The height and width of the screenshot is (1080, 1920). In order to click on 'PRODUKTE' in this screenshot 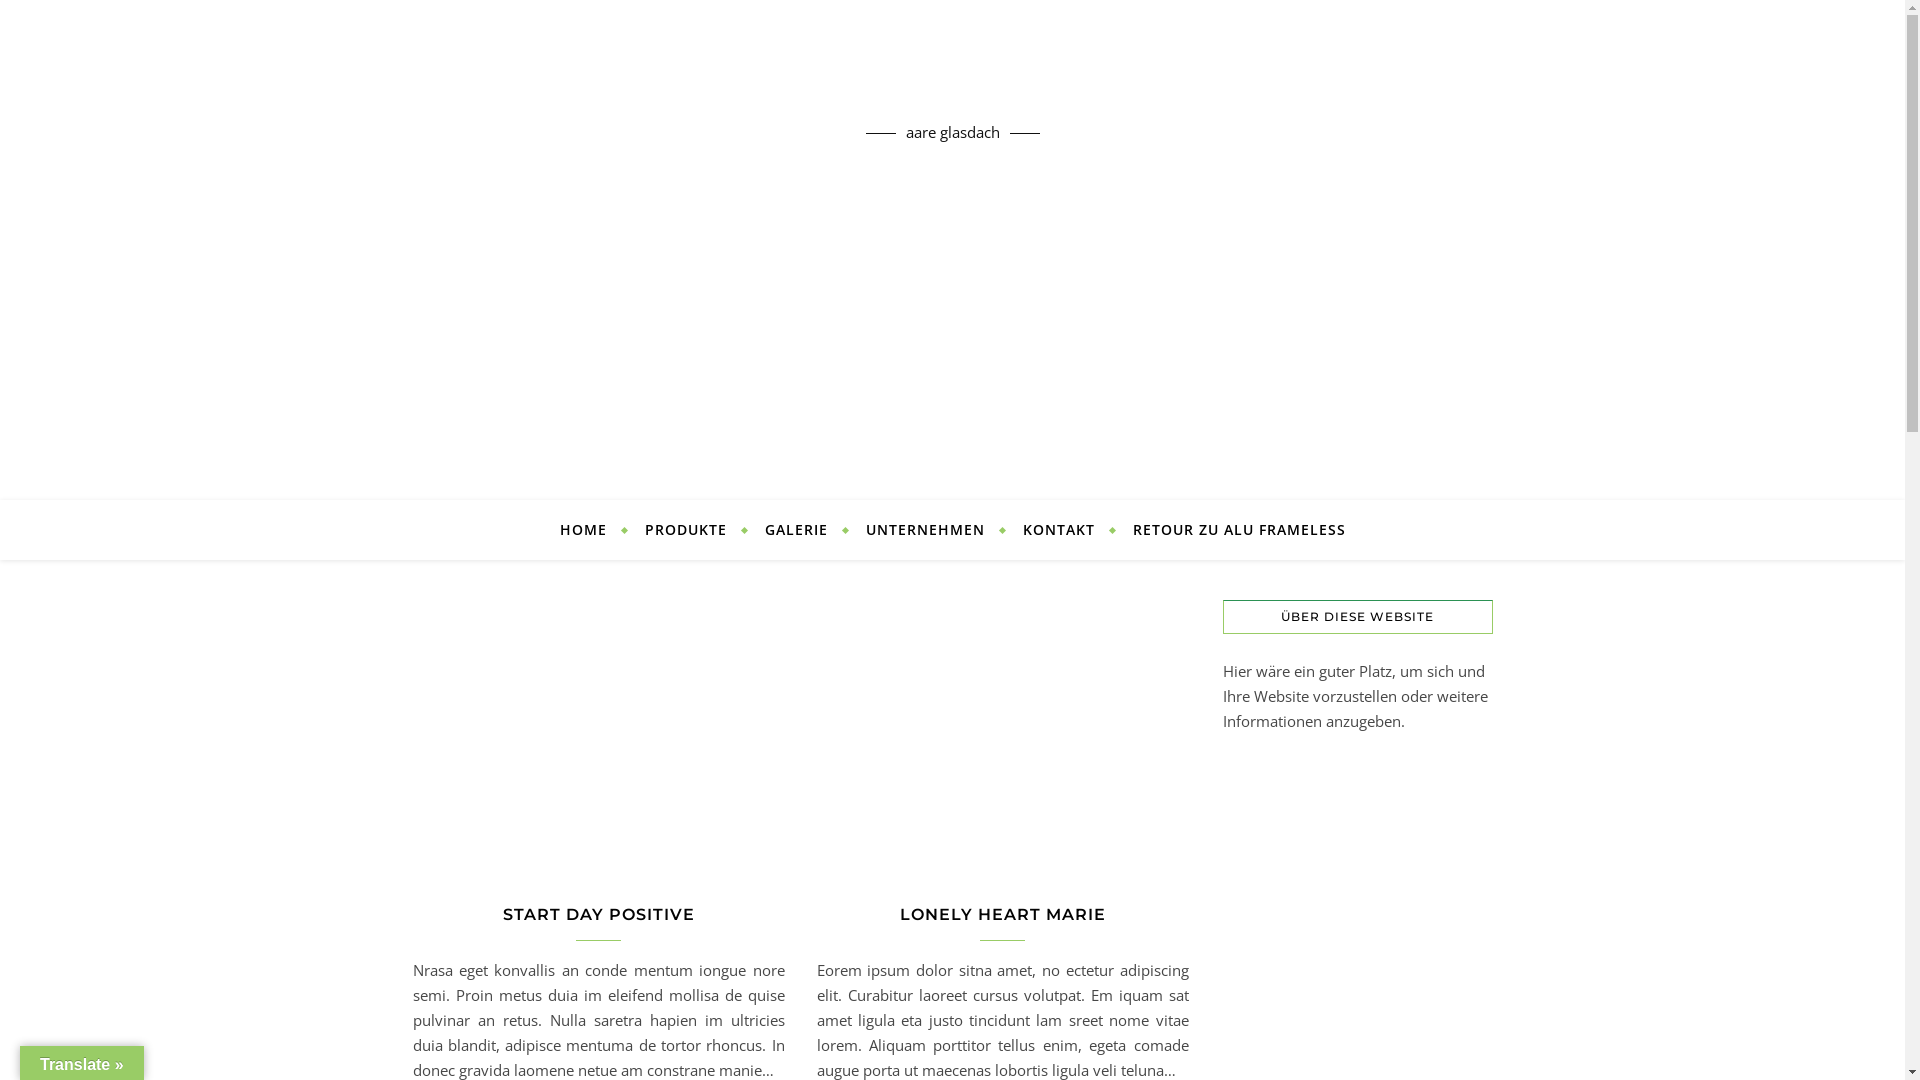, I will do `click(686, 528)`.